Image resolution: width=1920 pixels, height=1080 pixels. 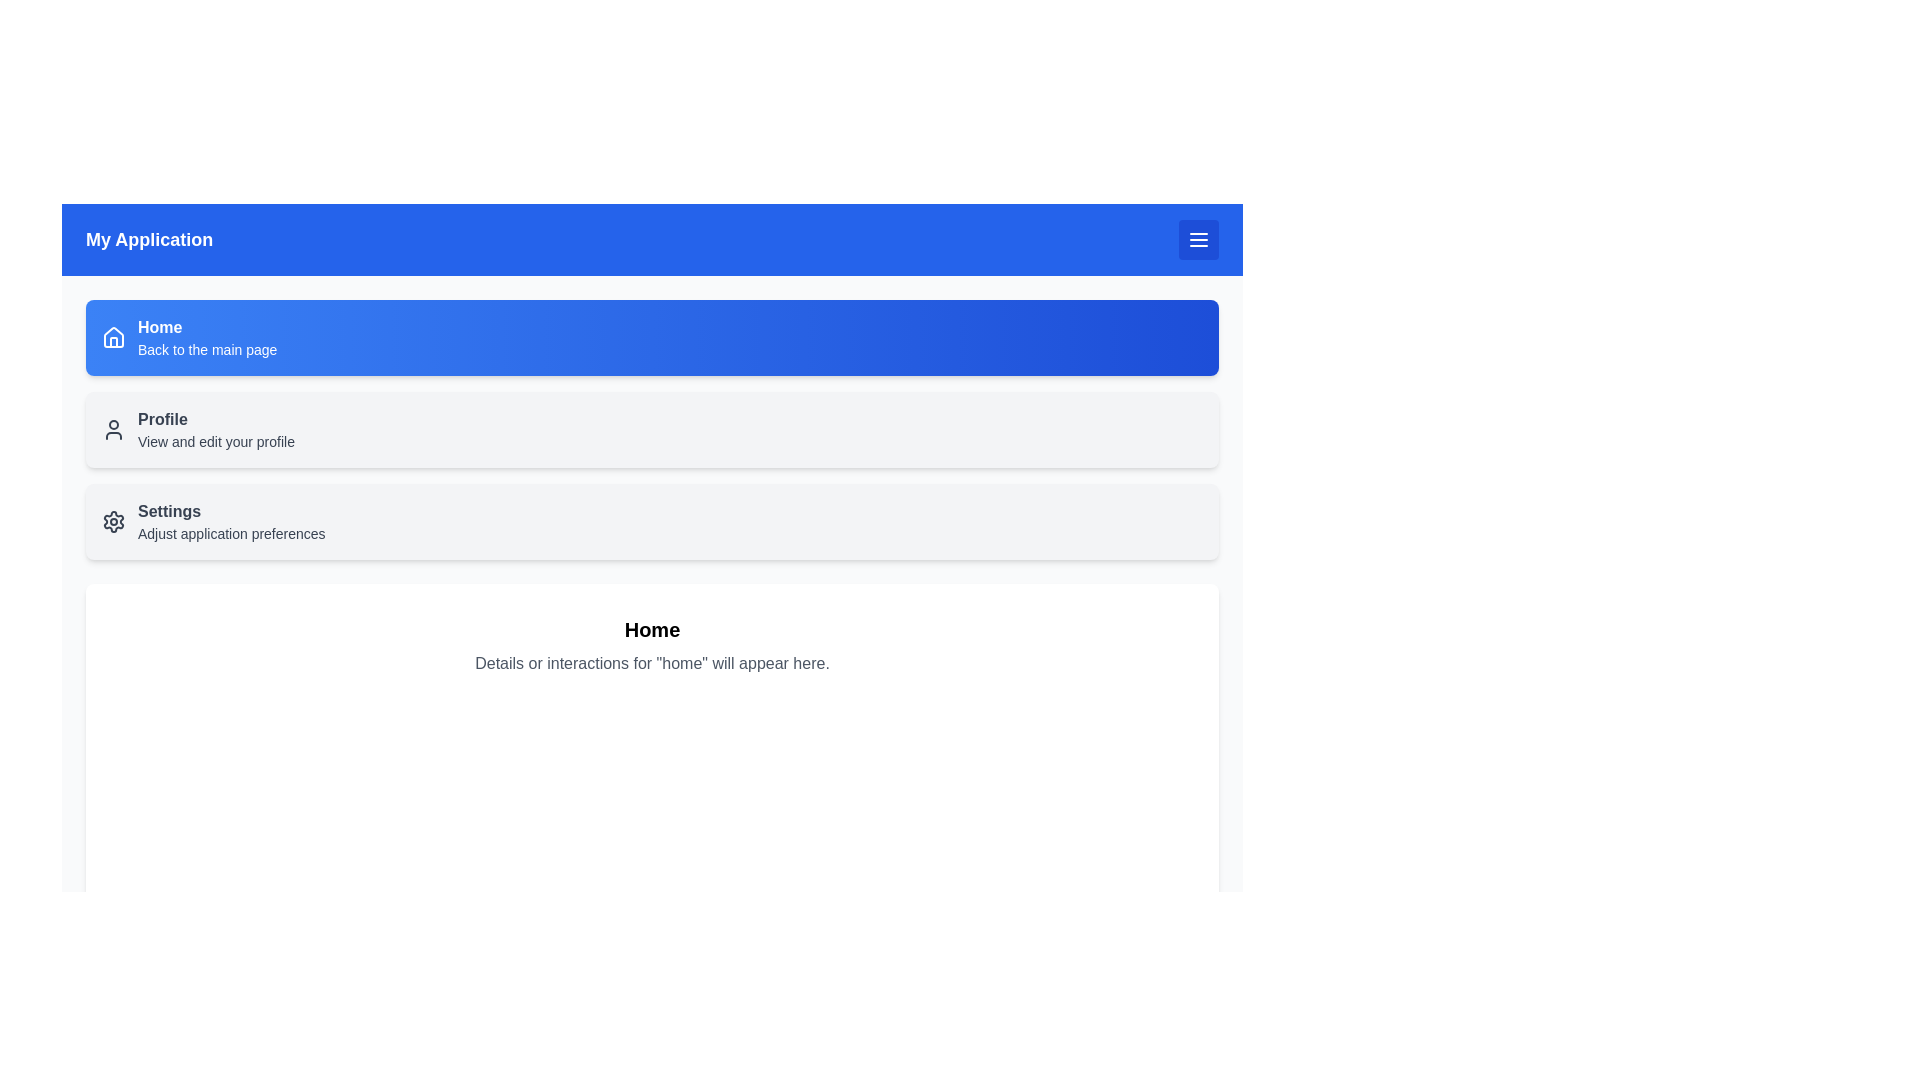 I want to click on the 'Settings' text label for the navigation button, which displays the title 'Settings' in bold and the subtitle 'Adjust application preferences' in a lighter font, located in the left sidebar menu, so click(x=231, y=520).